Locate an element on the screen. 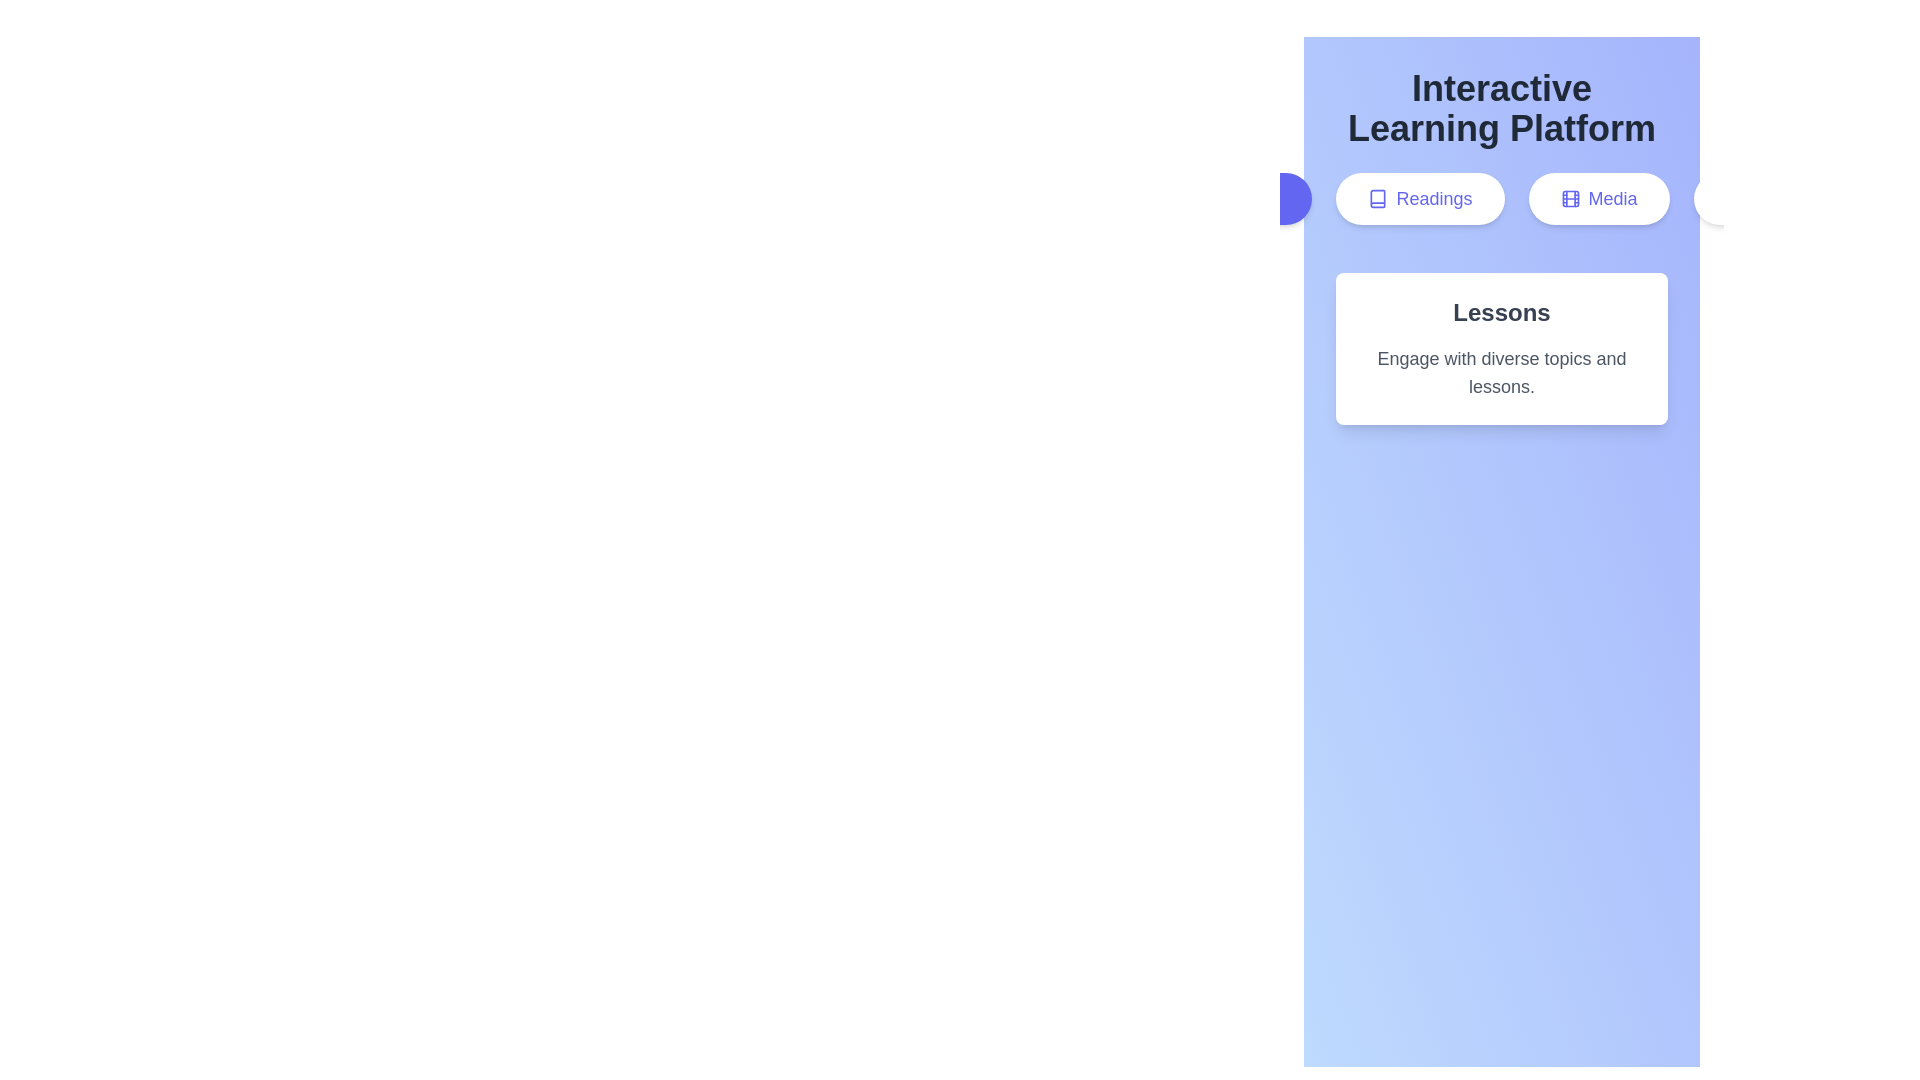 The width and height of the screenshot is (1920, 1080). the icon associated with the tab Media is located at coordinates (1569, 199).